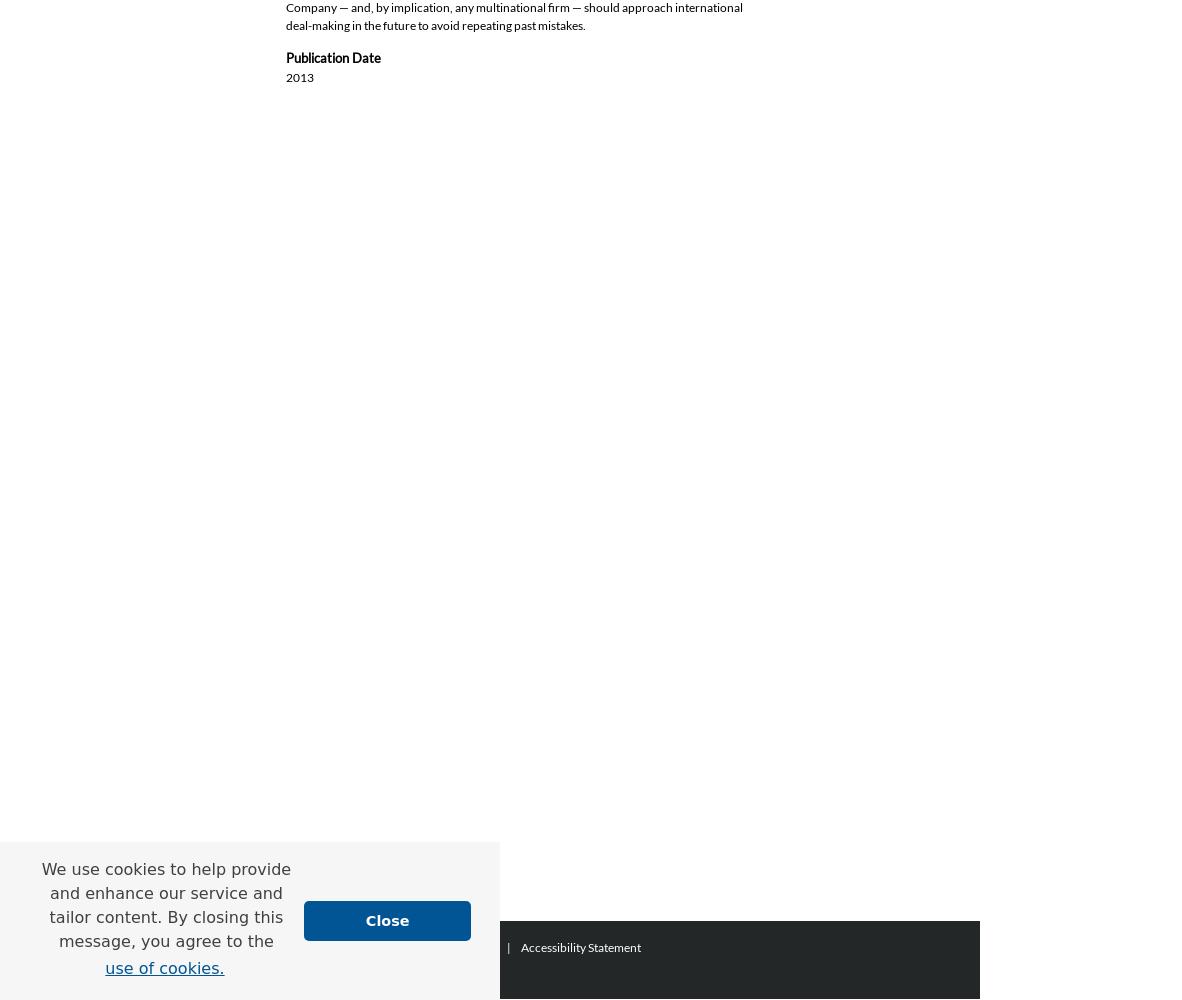  What do you see at coordinates (345, 971) in the screenshot?
I see `'Copyright'` at bounding box center [345, 971].